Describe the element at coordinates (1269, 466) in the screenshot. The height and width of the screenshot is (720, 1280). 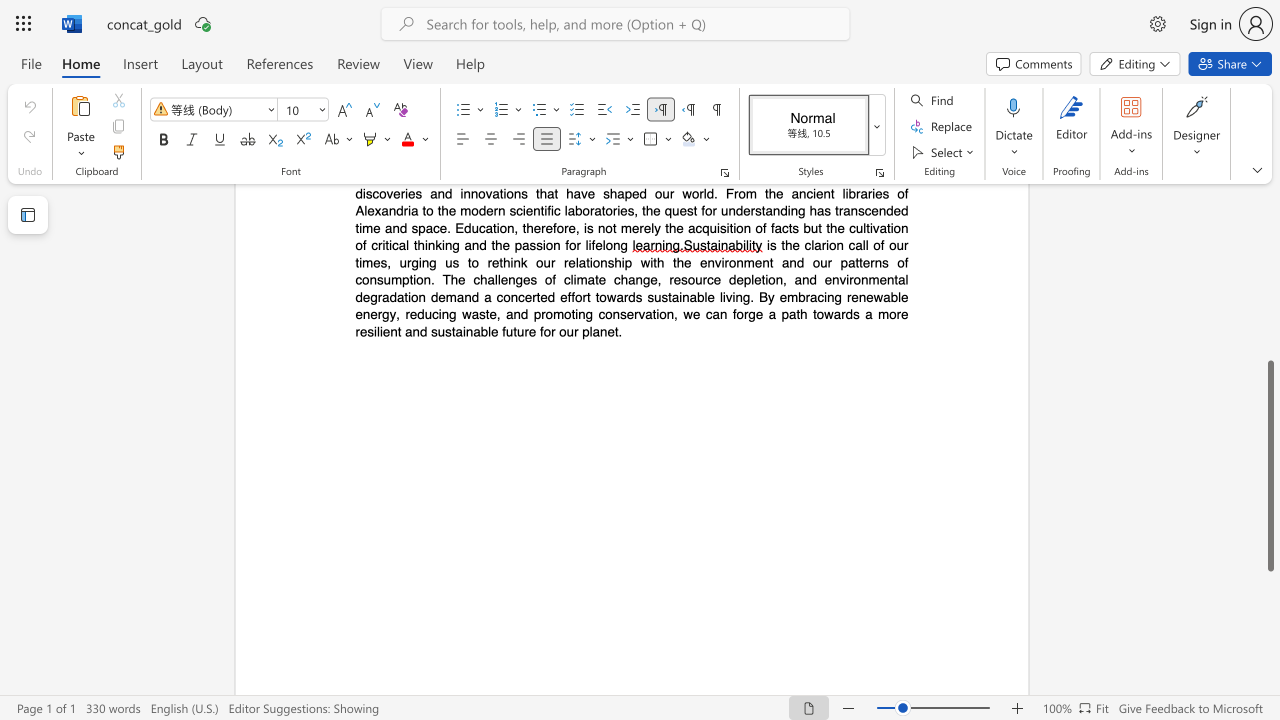
I see `the scrollbar and move up 390 pixels` at that location.